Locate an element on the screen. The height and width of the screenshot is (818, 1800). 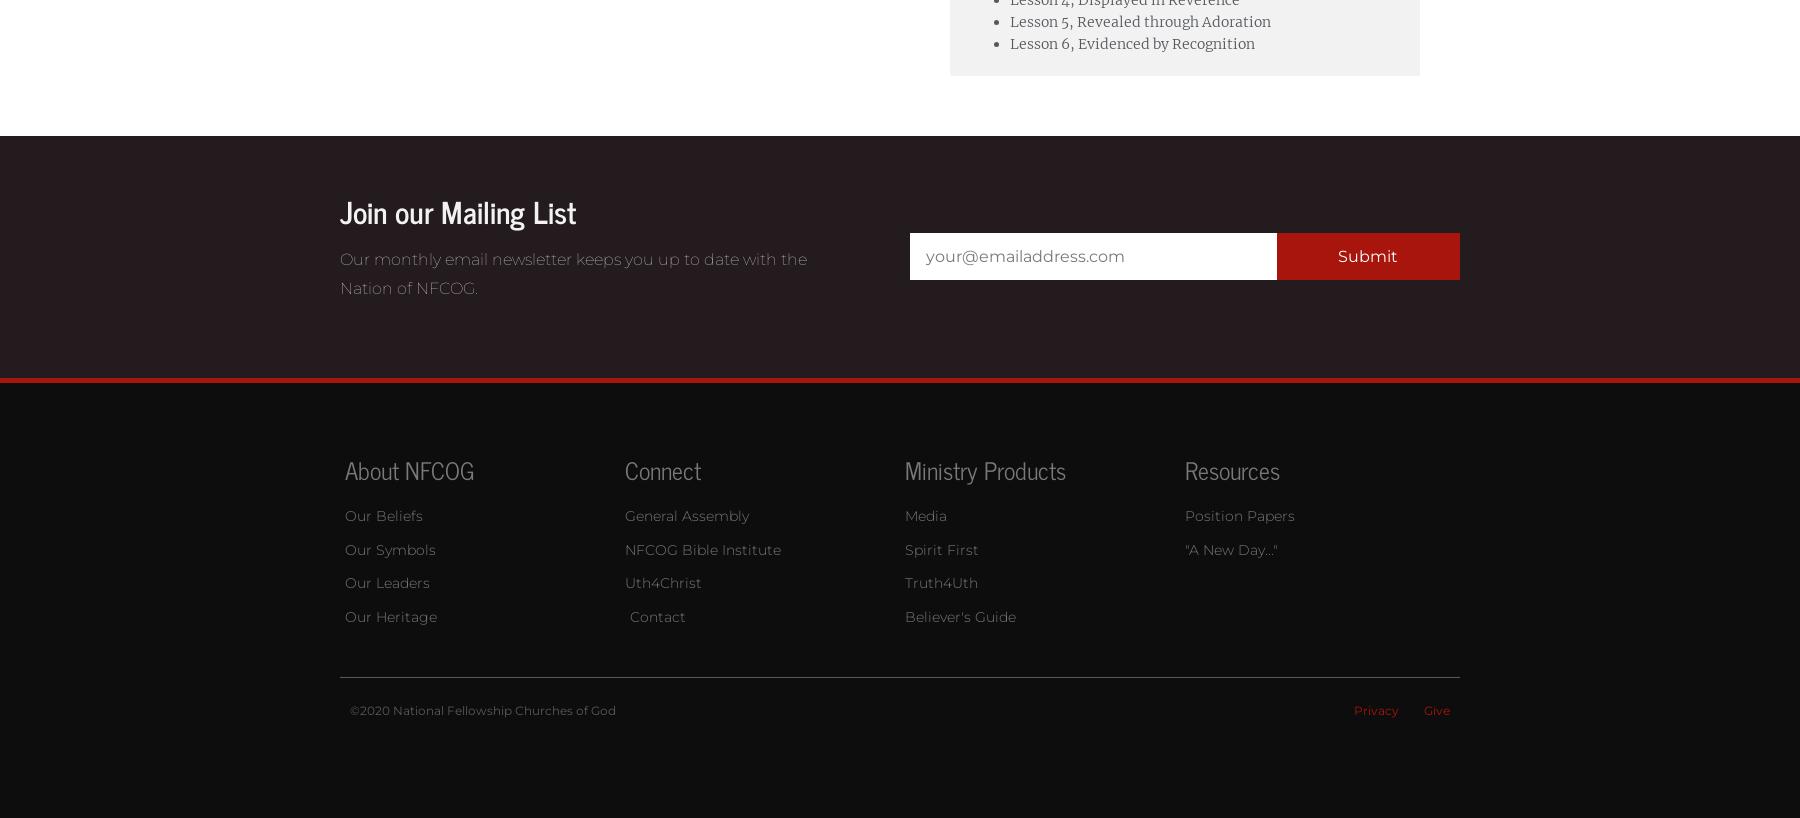
'Truth4Uth' is located at coordinates (940, 581).